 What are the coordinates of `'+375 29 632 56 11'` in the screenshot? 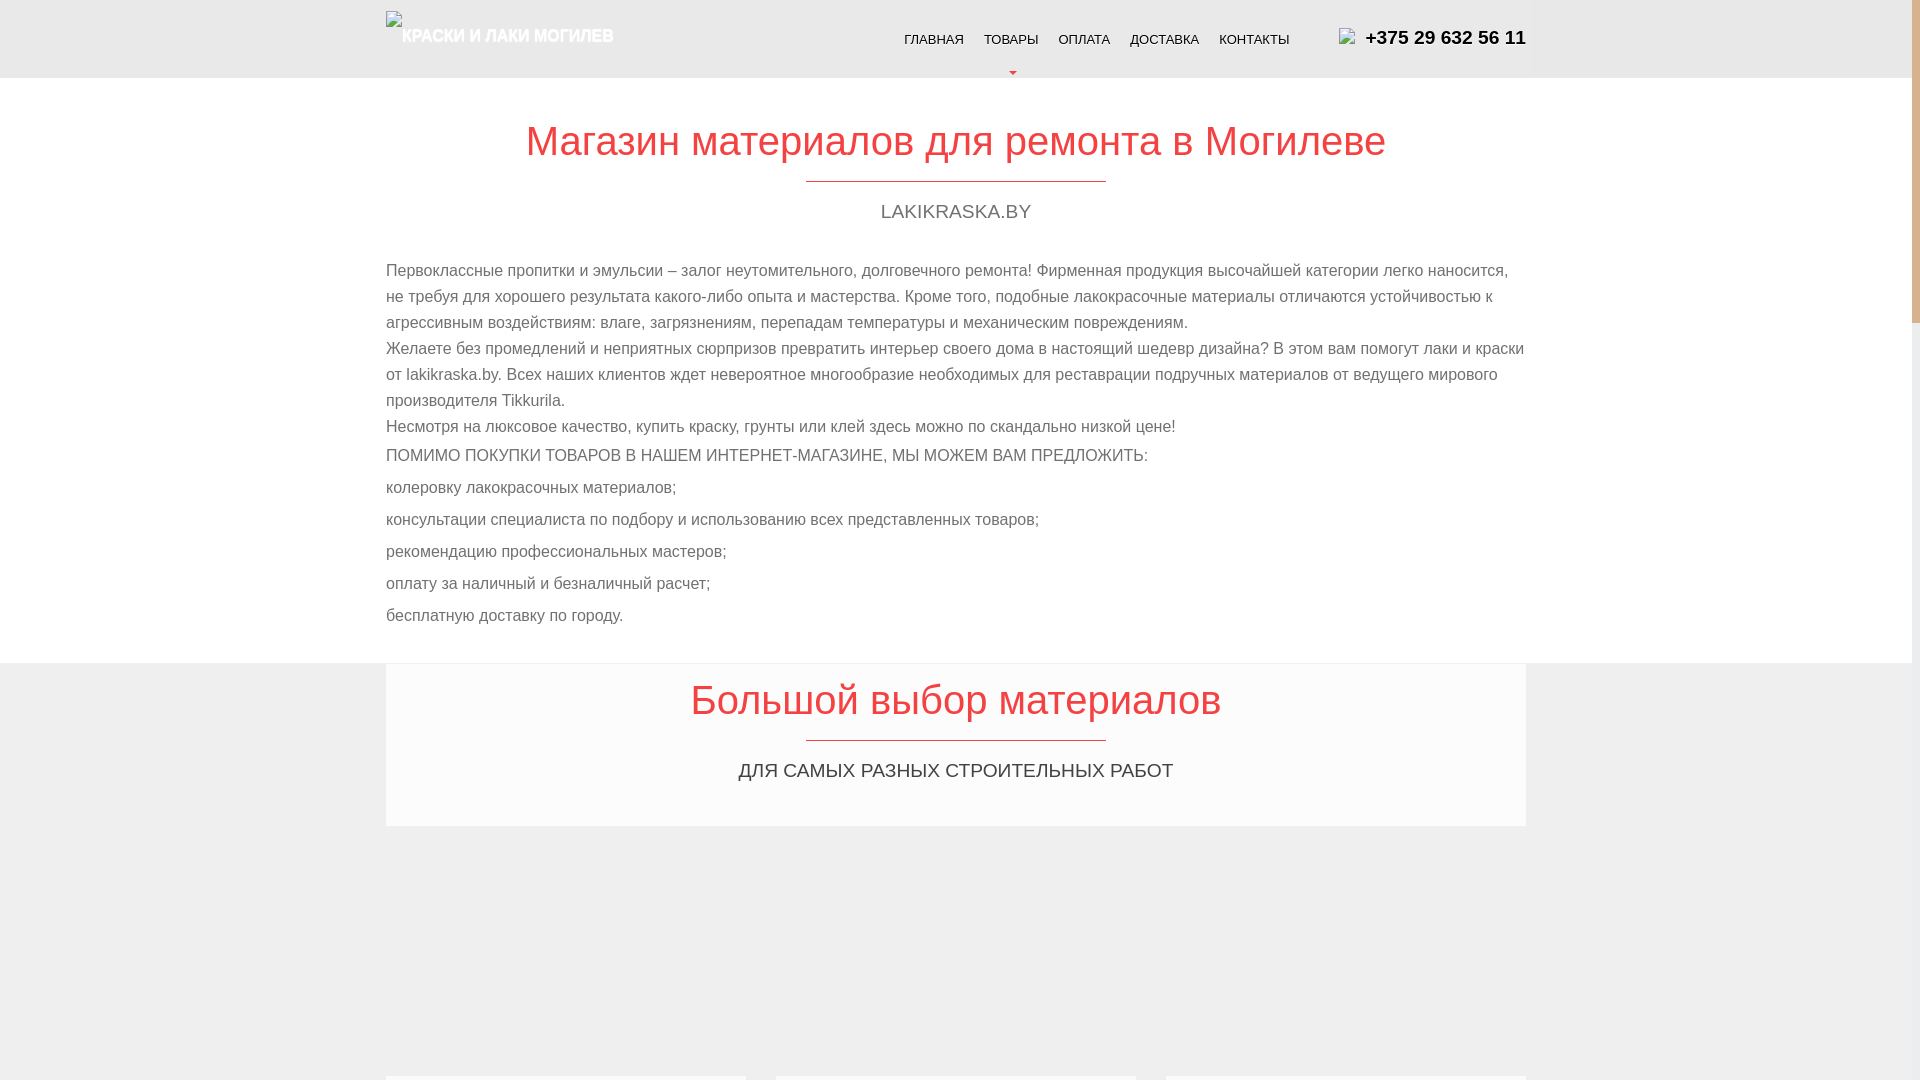 It's located at (1445, 37).